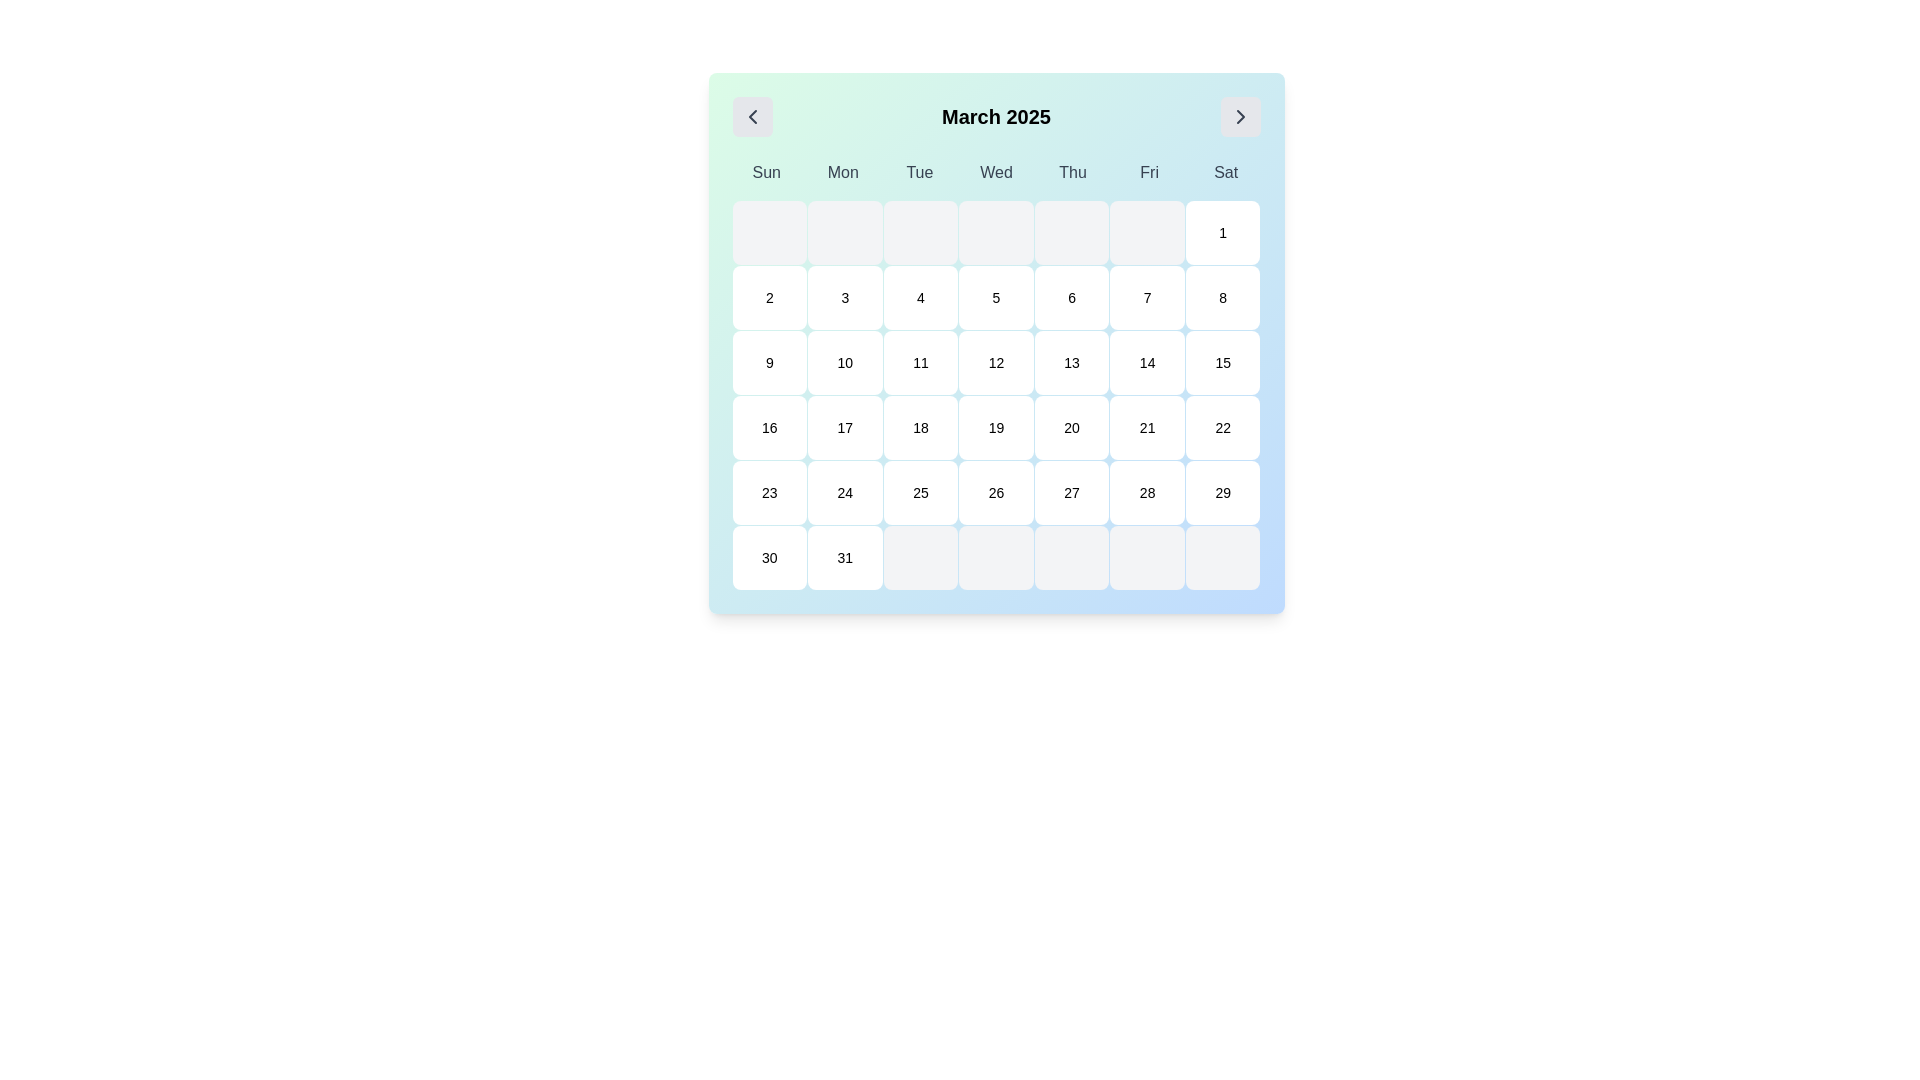  What do you see at coordinates (996, 427) in the screenshot?
I see `the calendar cell labeled '19' in the third row and fifth column of the March 2025 calendar` at bounding box center [996, 427].